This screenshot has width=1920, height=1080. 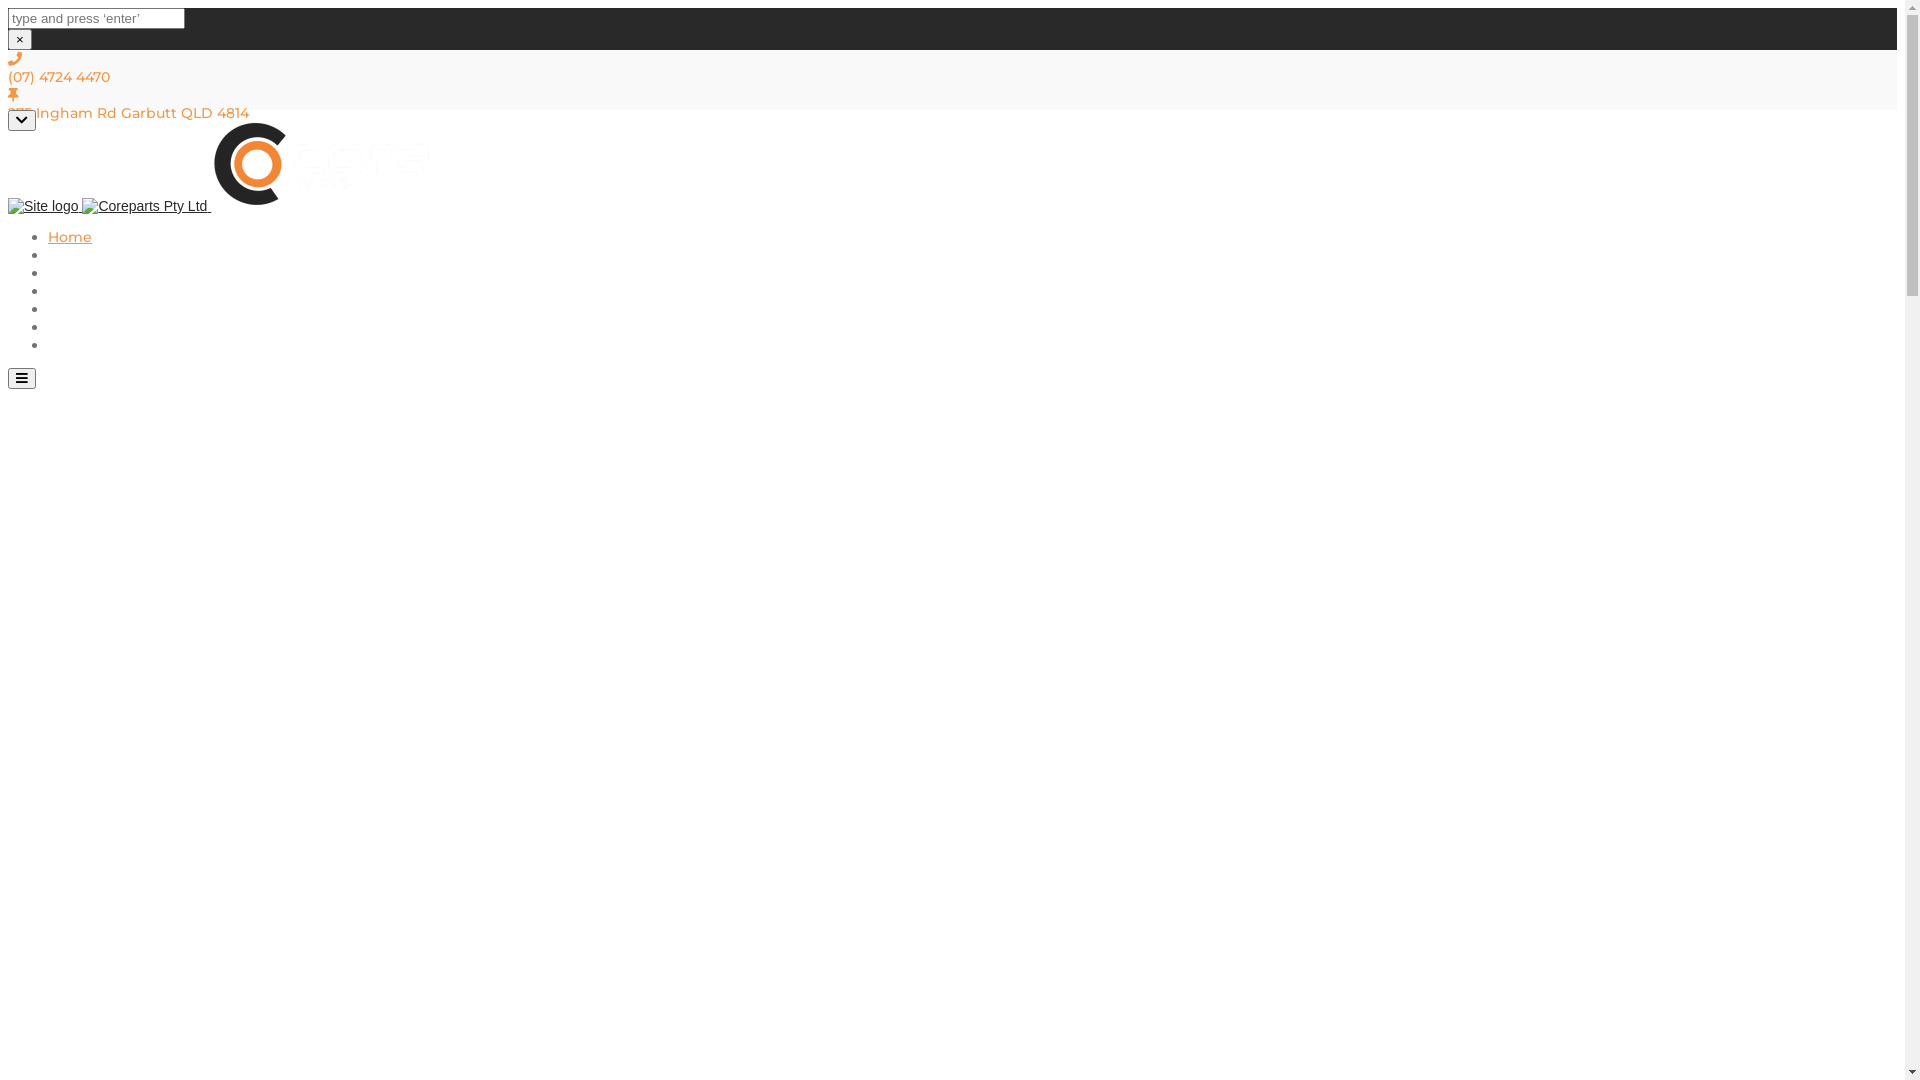 What do you see at coordinates (92, 308) in the screenshot?
I see `'Brake Valves'` at bounding box center [92, 308].